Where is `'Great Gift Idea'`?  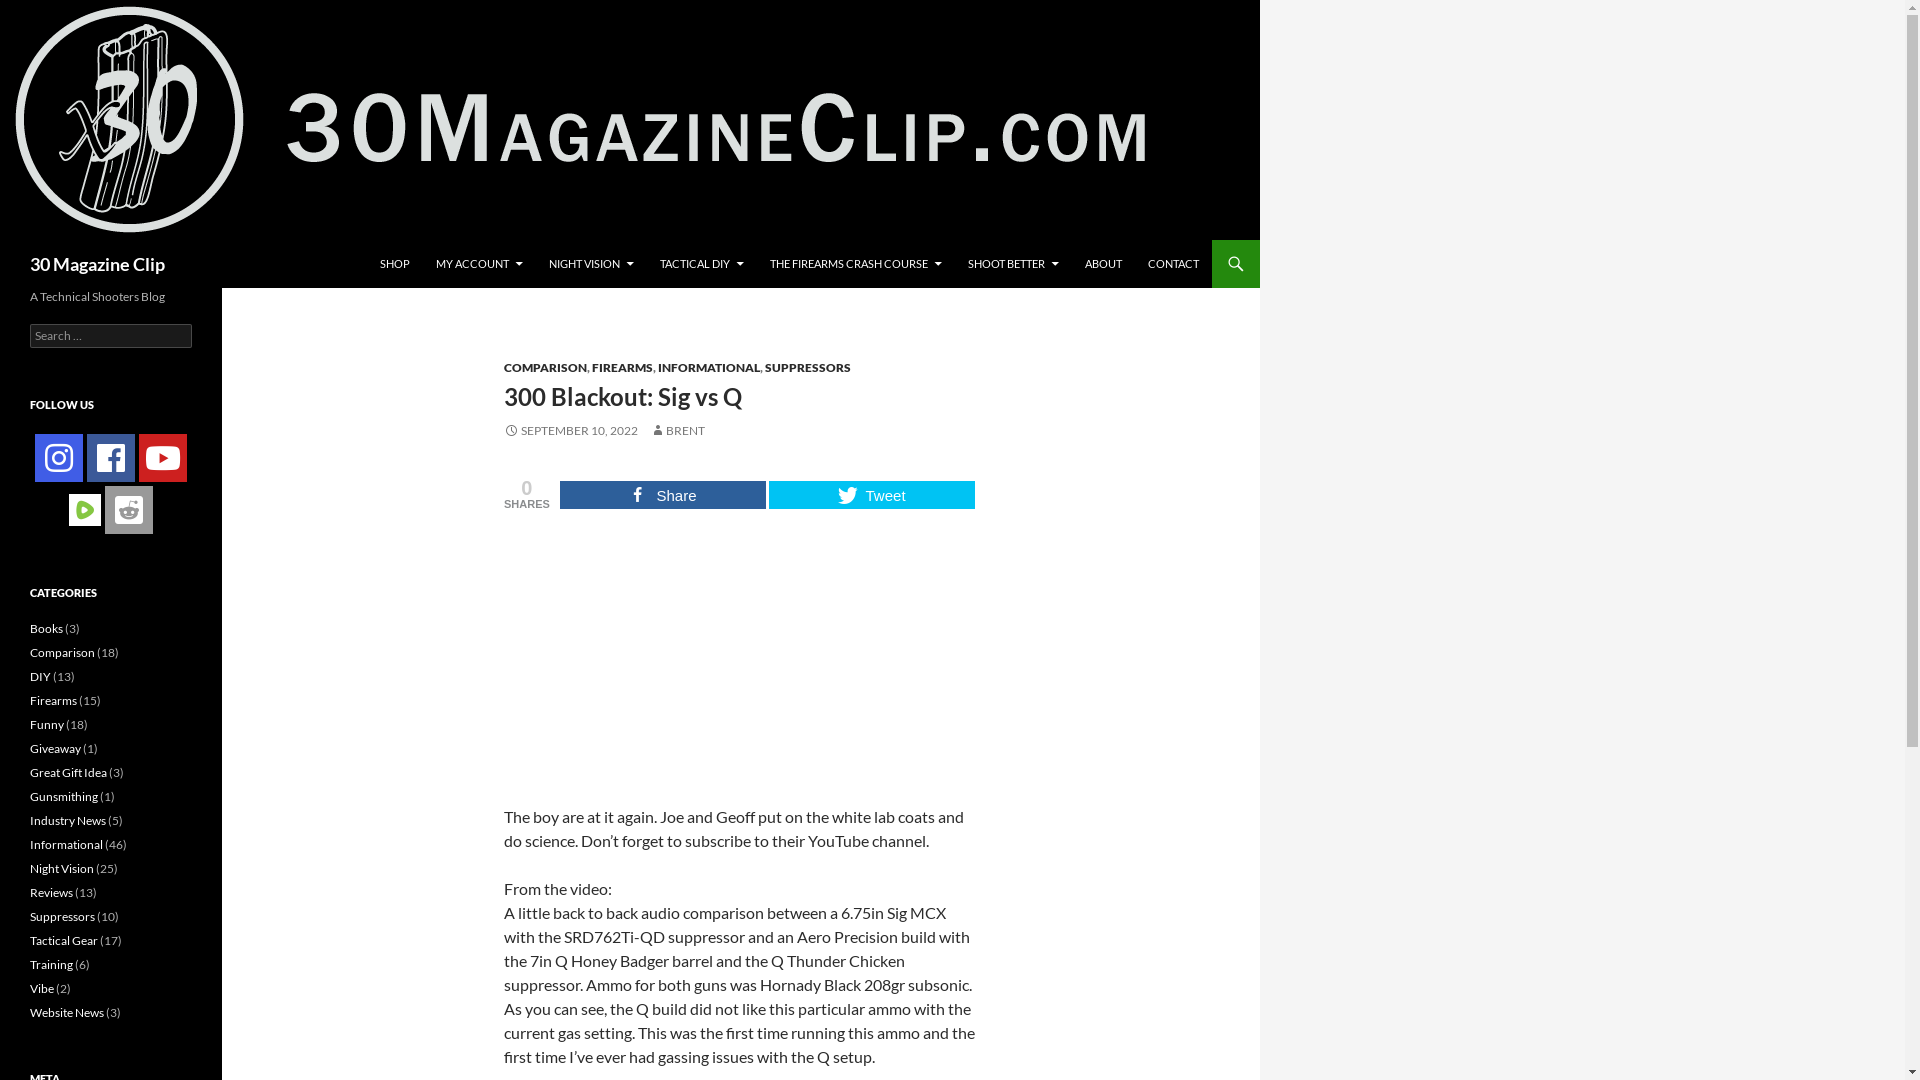 'Great Gift Idea' is located at coordinates (29, 771).